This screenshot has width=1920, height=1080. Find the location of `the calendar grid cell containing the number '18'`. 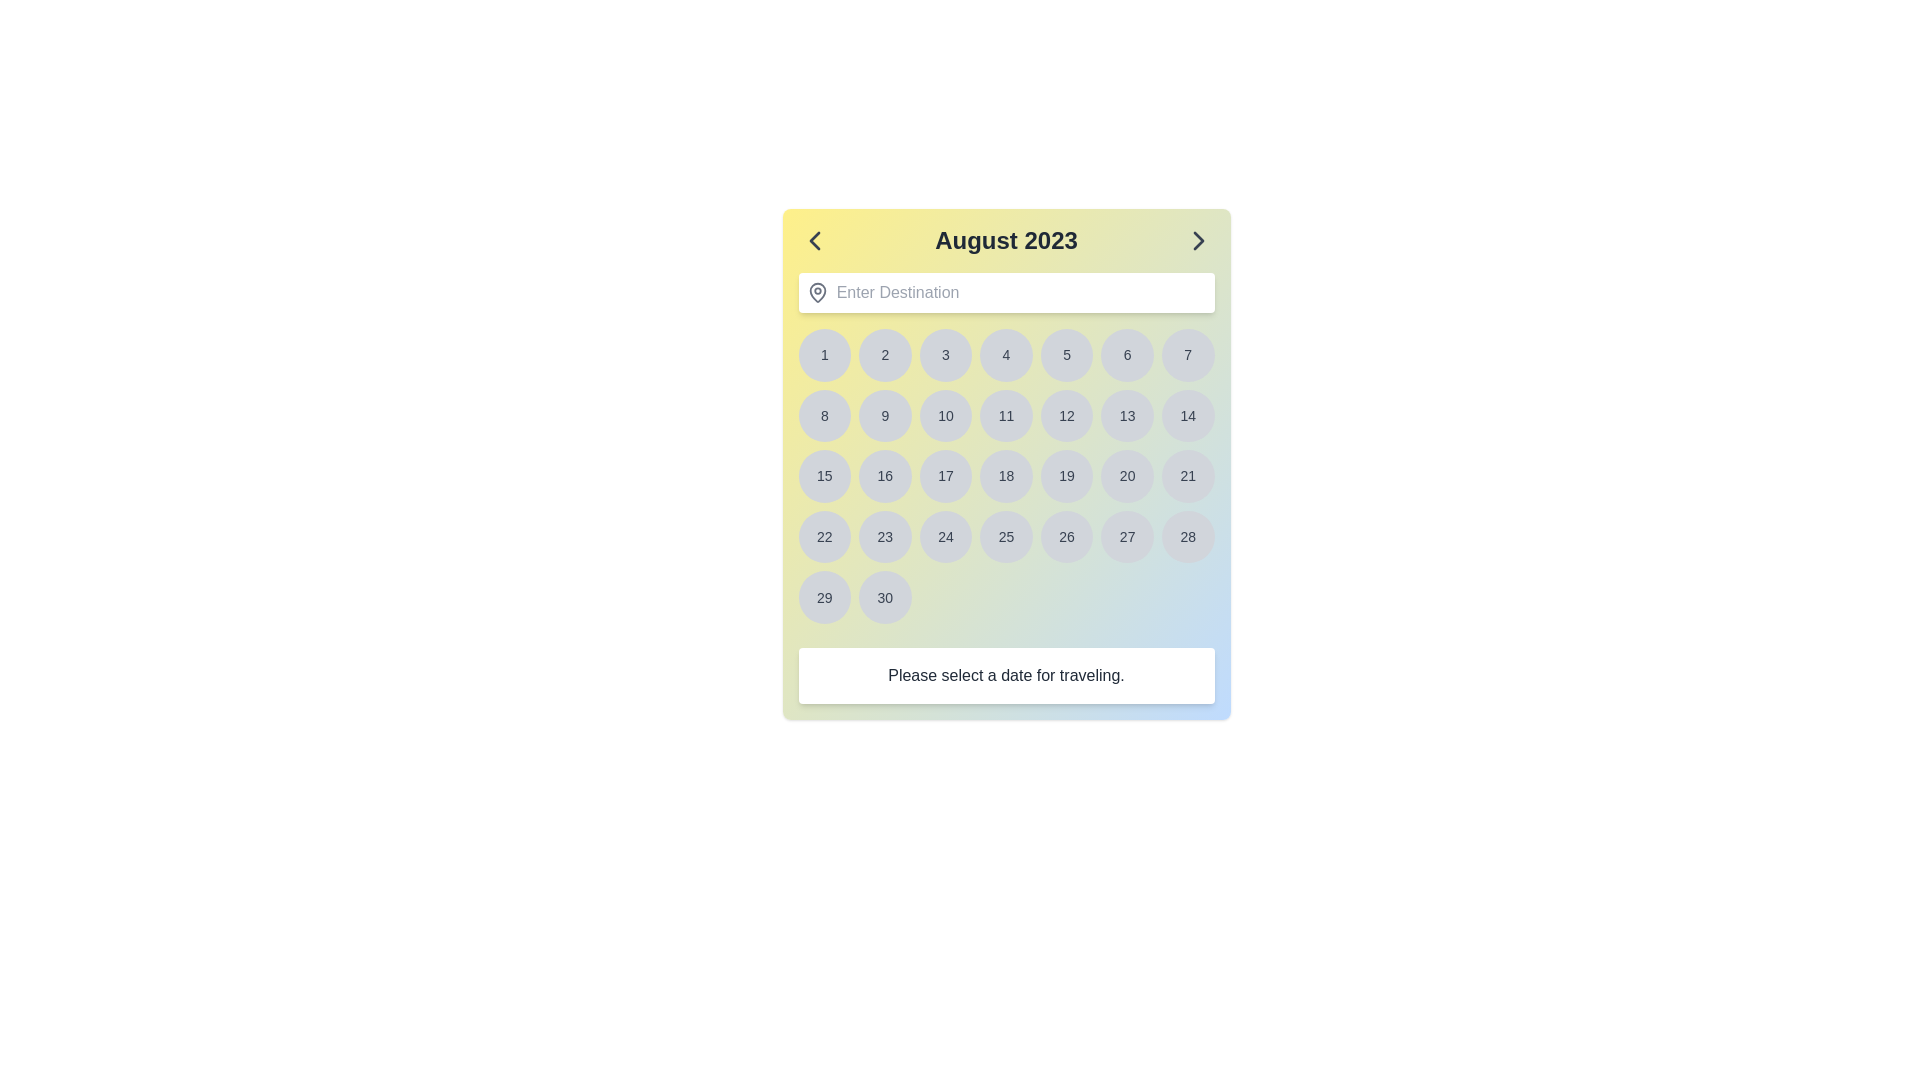

the calendar grid cell containing the number '18' is located at coordinates (1006, 476).